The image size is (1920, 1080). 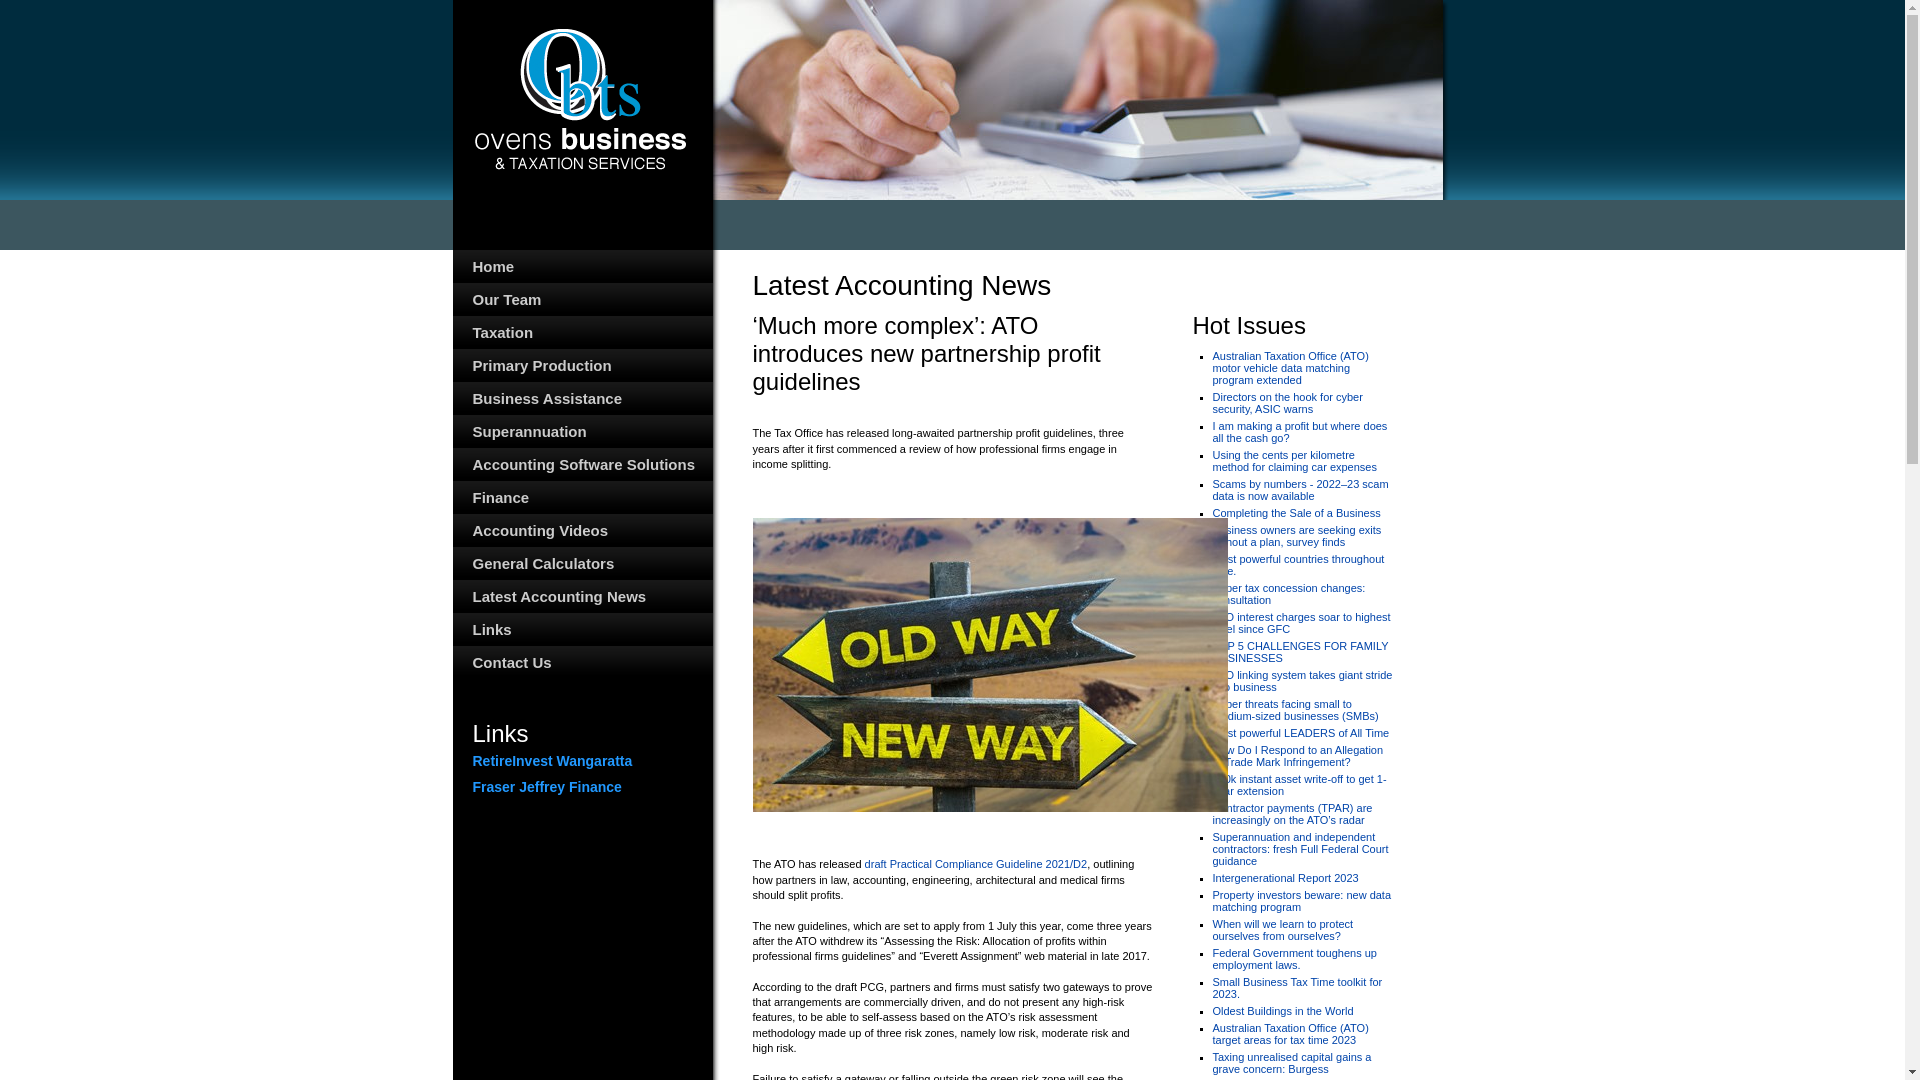 What do you see at coordinates (1296, 512) in the screenshot?
I see `'Completing the Sale of a Business'` at bounding box center [1296, 512].